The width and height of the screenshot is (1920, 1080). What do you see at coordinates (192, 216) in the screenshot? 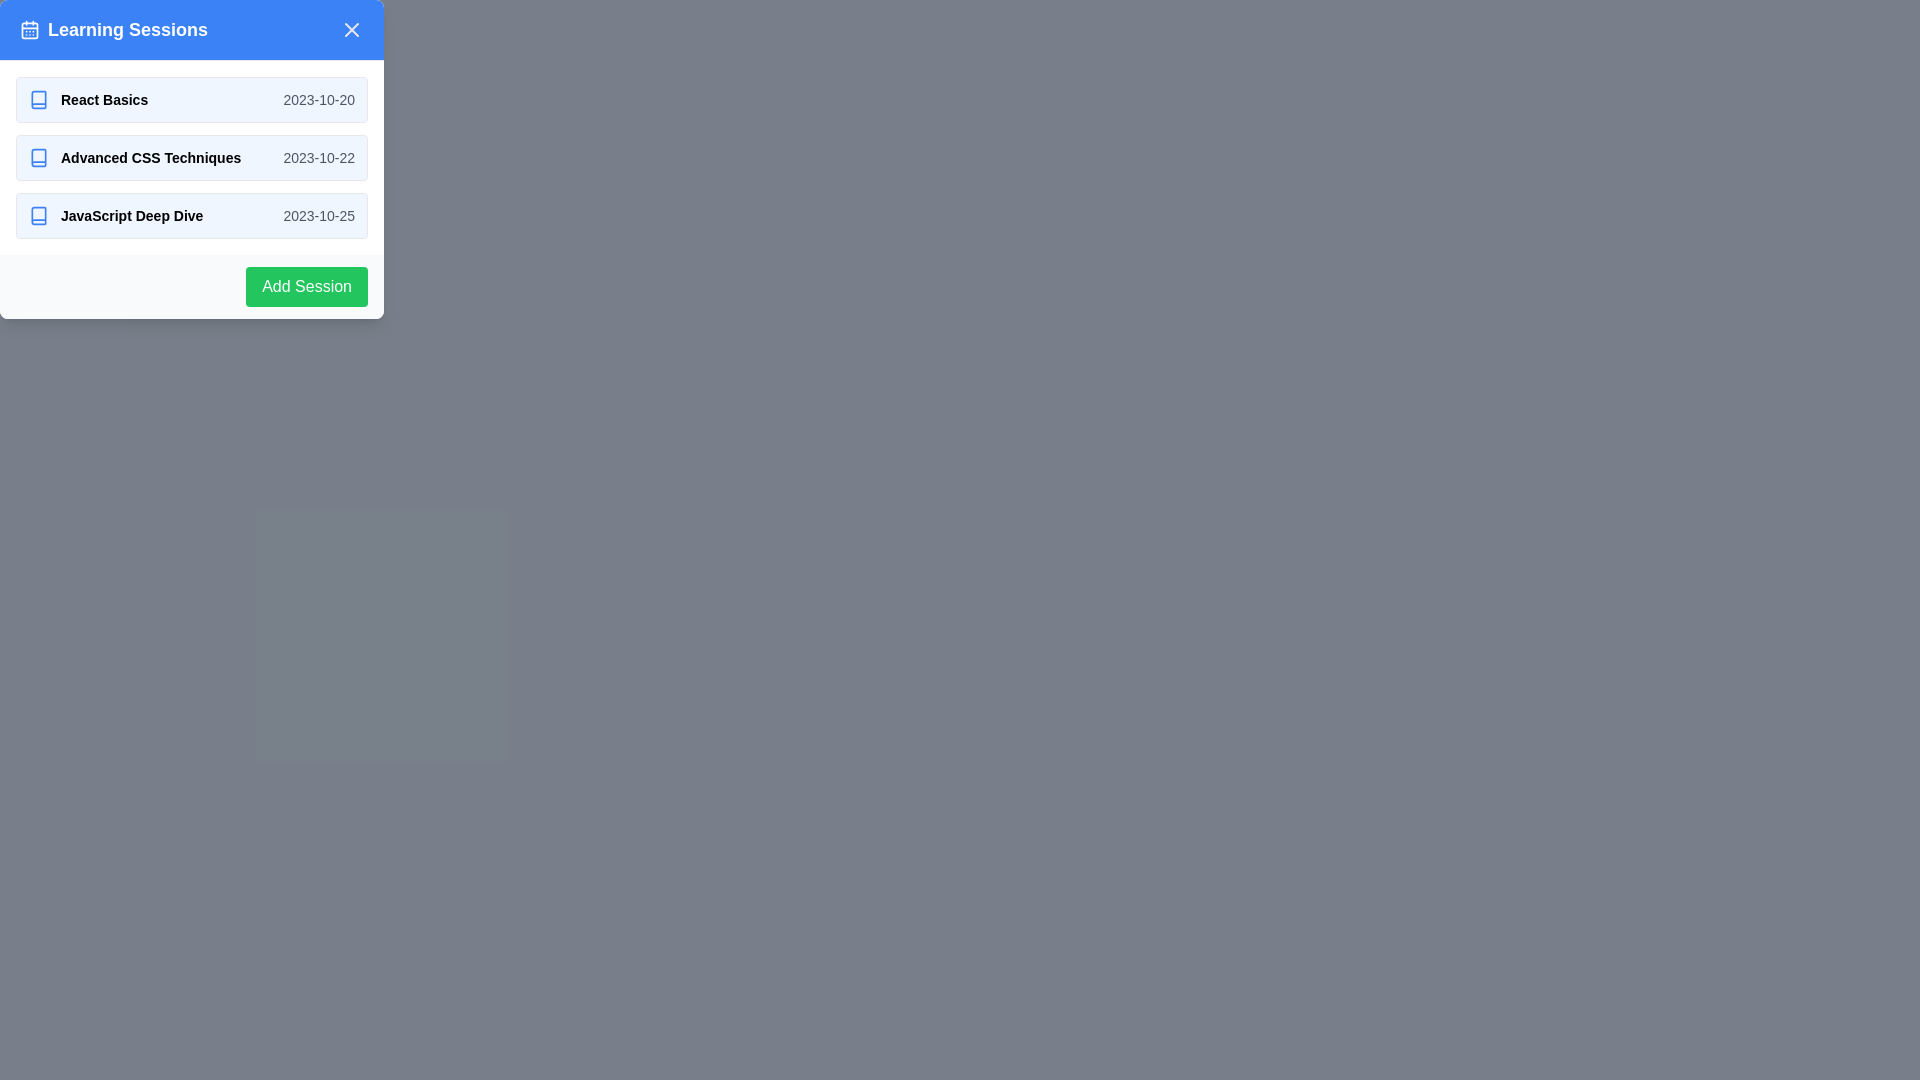
I see `on the list item displaying the session titled 'JavaScript Deep Dive'` at bounding box center [192, 216].